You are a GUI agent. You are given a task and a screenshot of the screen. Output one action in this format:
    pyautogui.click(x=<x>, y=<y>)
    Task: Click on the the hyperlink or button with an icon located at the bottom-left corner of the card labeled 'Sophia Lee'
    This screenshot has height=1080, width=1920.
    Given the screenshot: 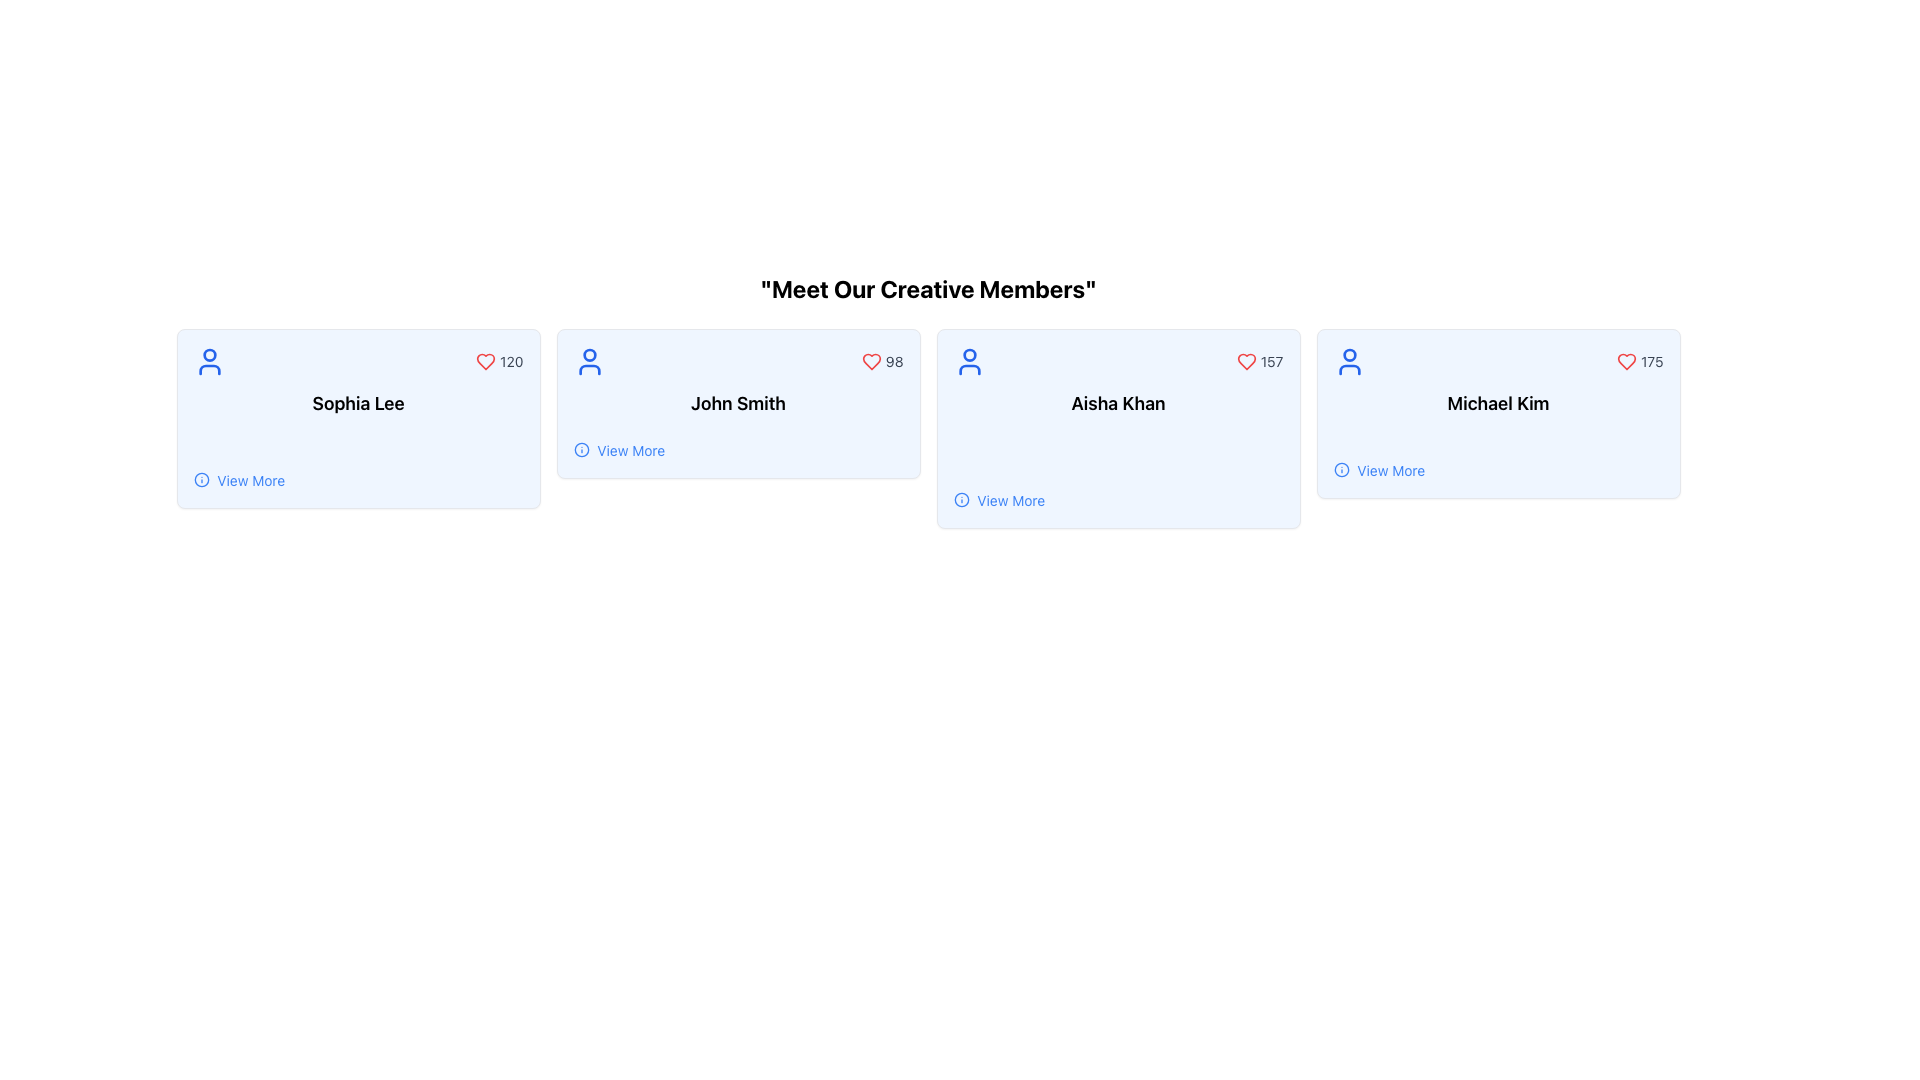 What is the action you would take?
    pyautogui.click(x=239, y=481)
    